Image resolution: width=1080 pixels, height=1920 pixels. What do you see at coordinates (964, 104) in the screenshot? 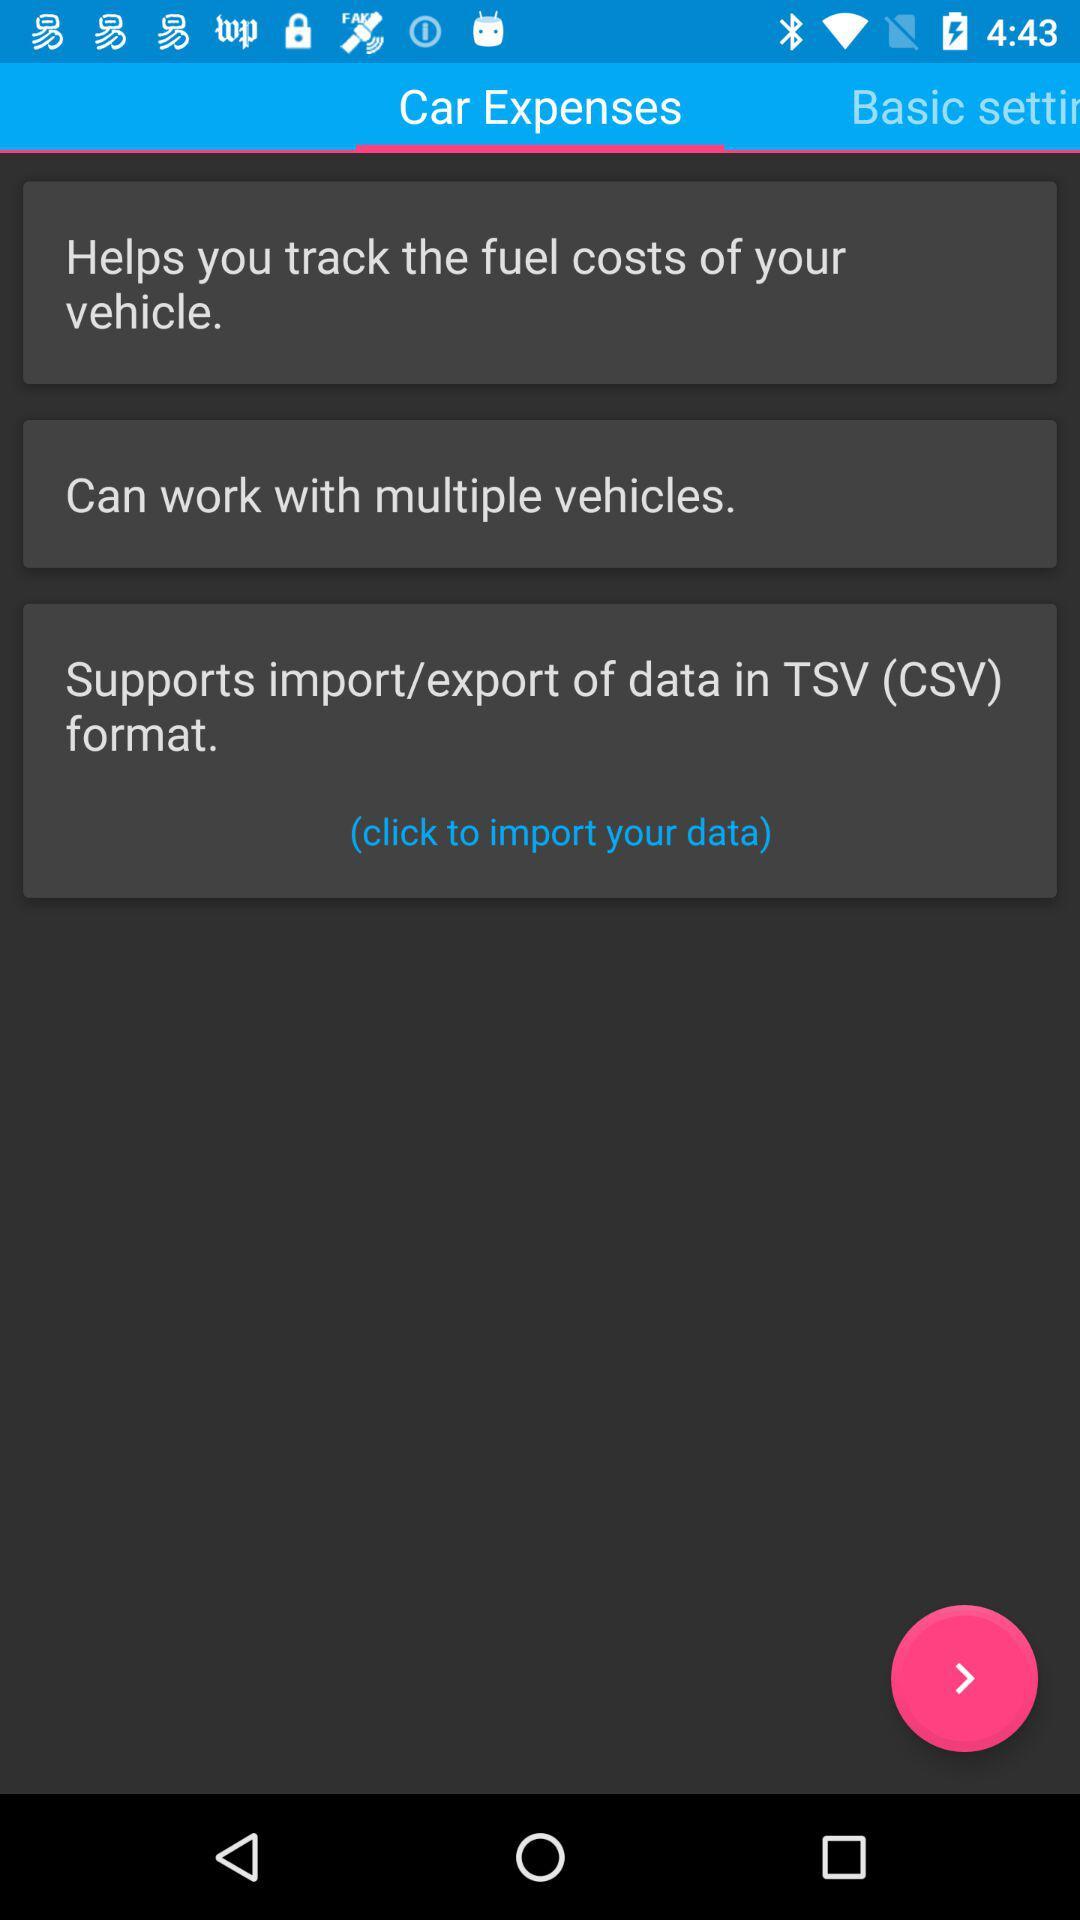
I see `icon next to car expenses item` at bounding box center [964, 104].